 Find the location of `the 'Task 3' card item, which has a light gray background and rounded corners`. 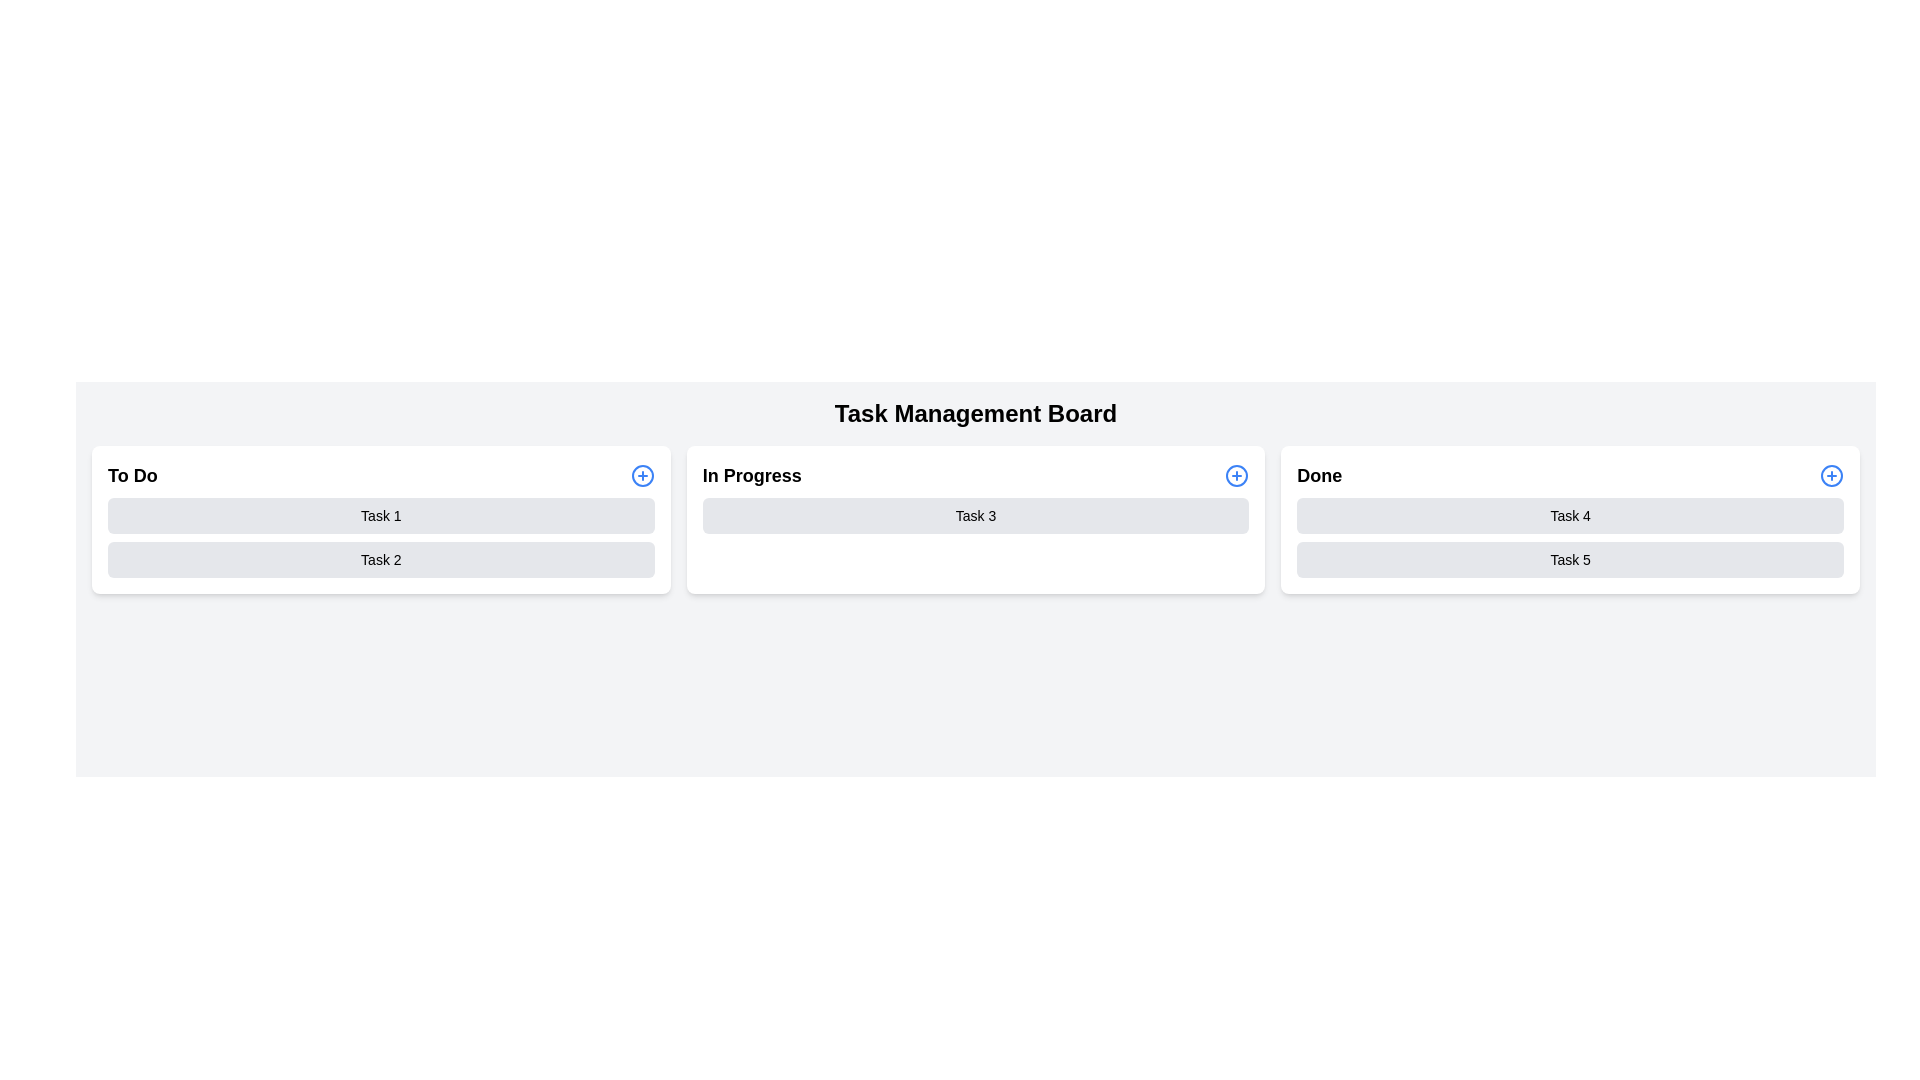

the 'Task 3' card item, which has a light gray background and rounded corners is located at coordinates (975, 515).